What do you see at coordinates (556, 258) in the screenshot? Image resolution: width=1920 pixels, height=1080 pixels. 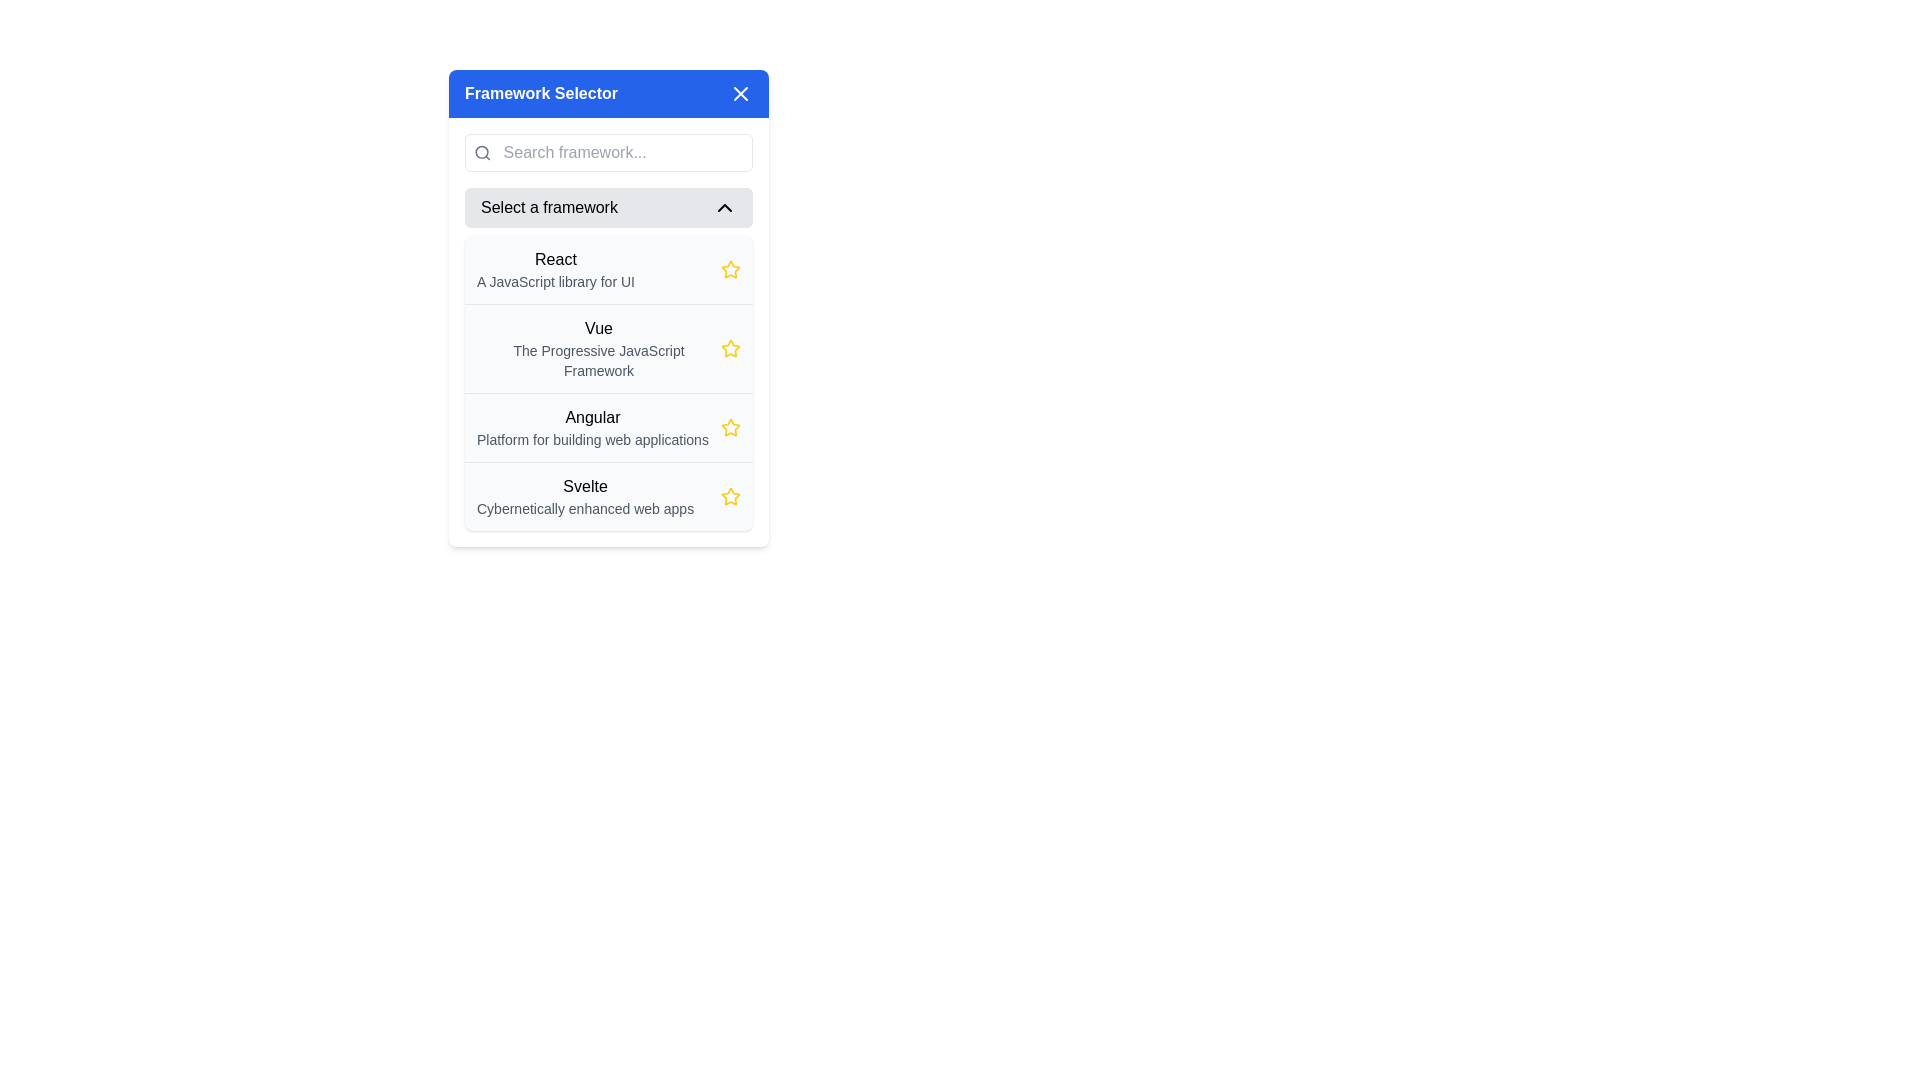 I see `the static text label that identifies the framework option in the dropdown list under the header 'Select a framework'` at bounding box center [556, 258].